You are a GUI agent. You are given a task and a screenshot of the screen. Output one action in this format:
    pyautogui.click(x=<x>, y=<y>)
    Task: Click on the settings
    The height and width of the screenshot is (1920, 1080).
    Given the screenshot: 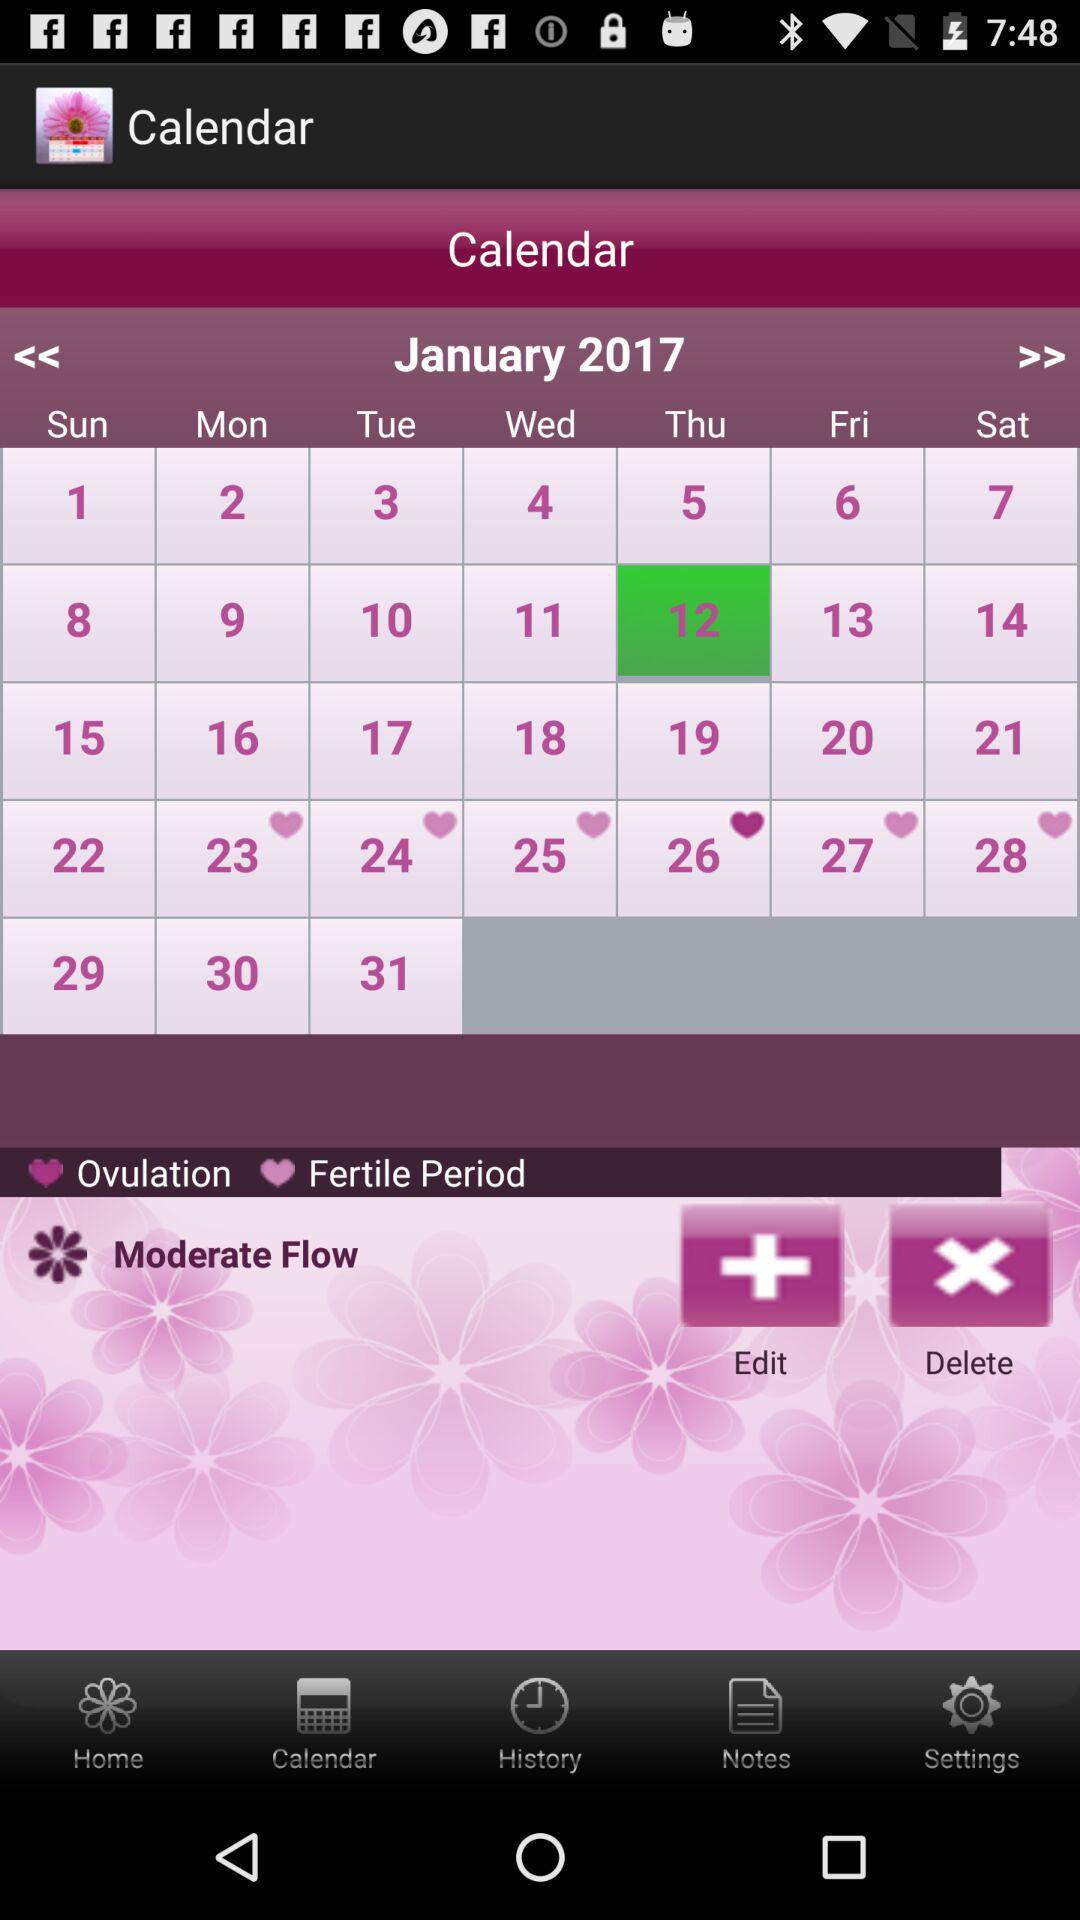 What is the action you would take?
    pyautogui.click(x=971, y=1721)
    